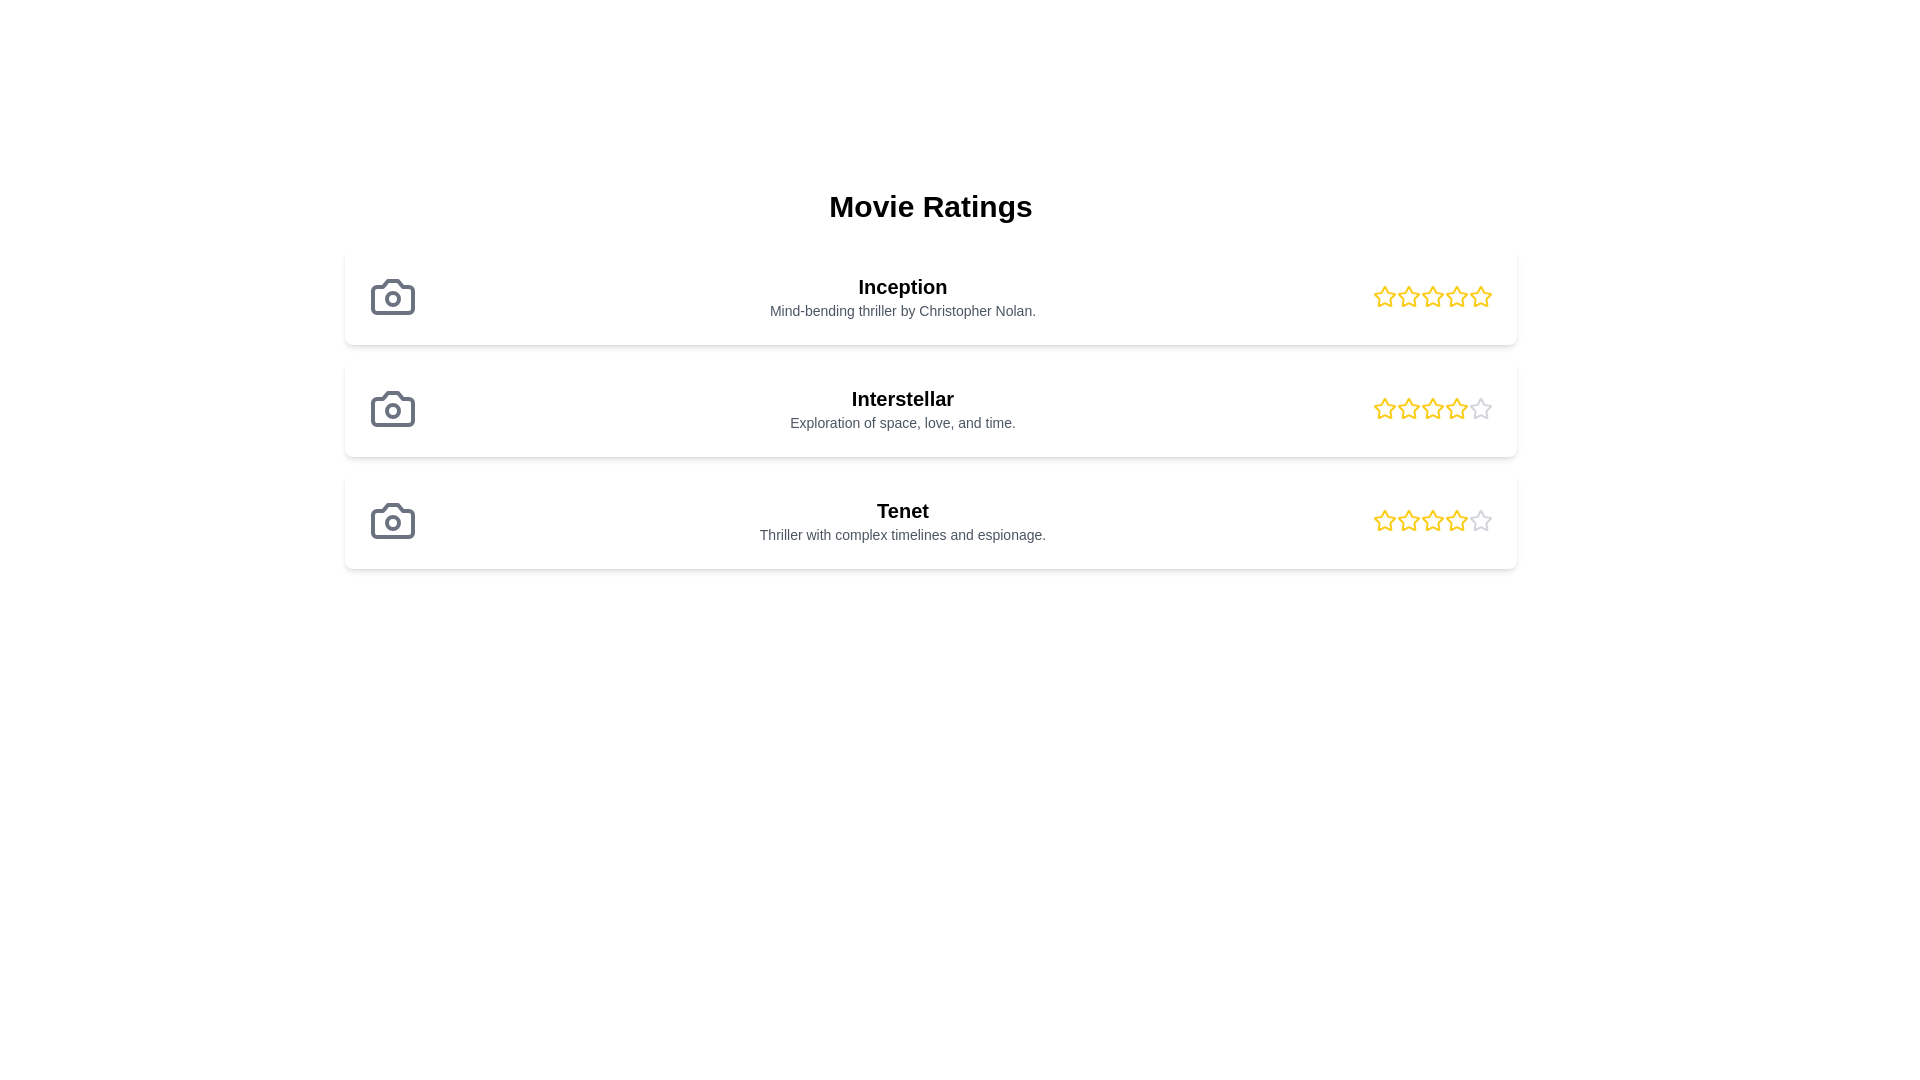 The height and width of the screenshot is (1080, 1920). I want to click on the third star icon in the rating row for the 'Inception' movie, which signifies the third level of rating, so click(1432, 296).